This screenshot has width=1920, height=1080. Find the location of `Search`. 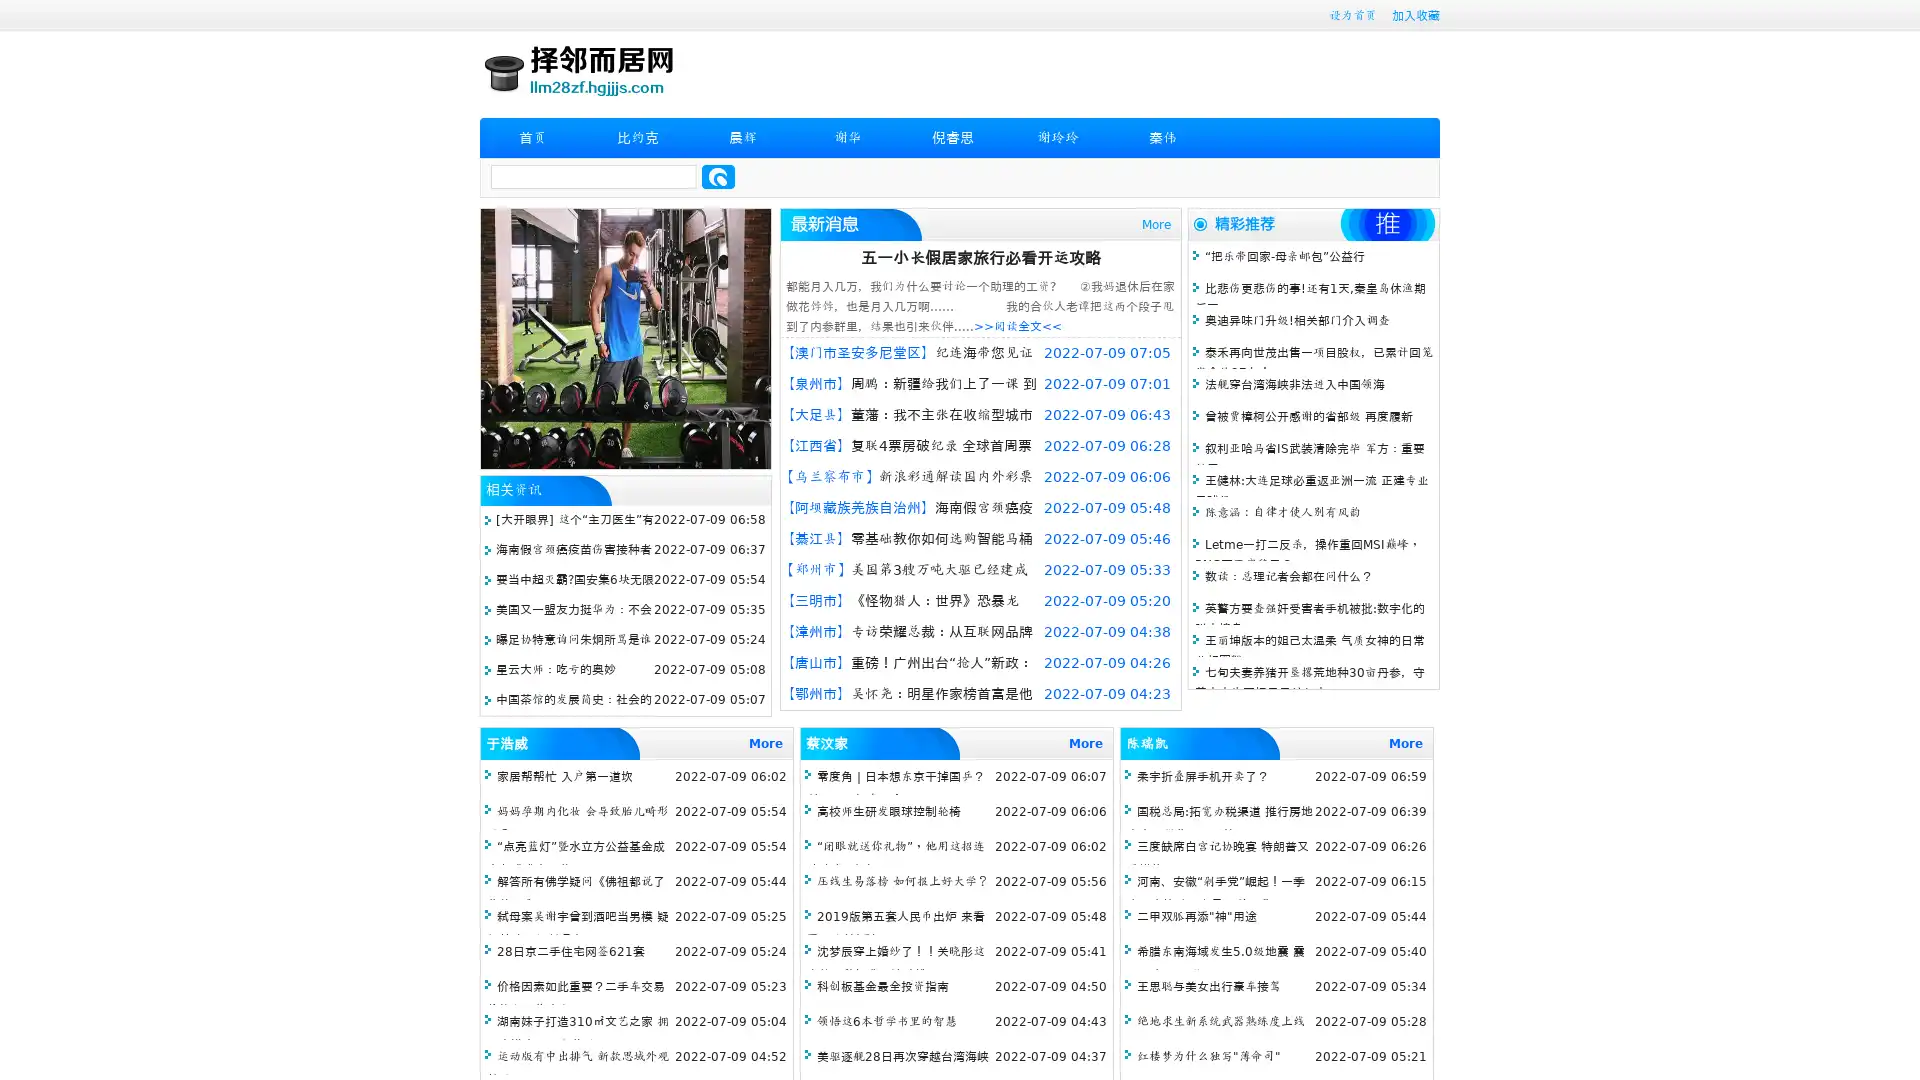

Search is located at coordinates (718, 176).